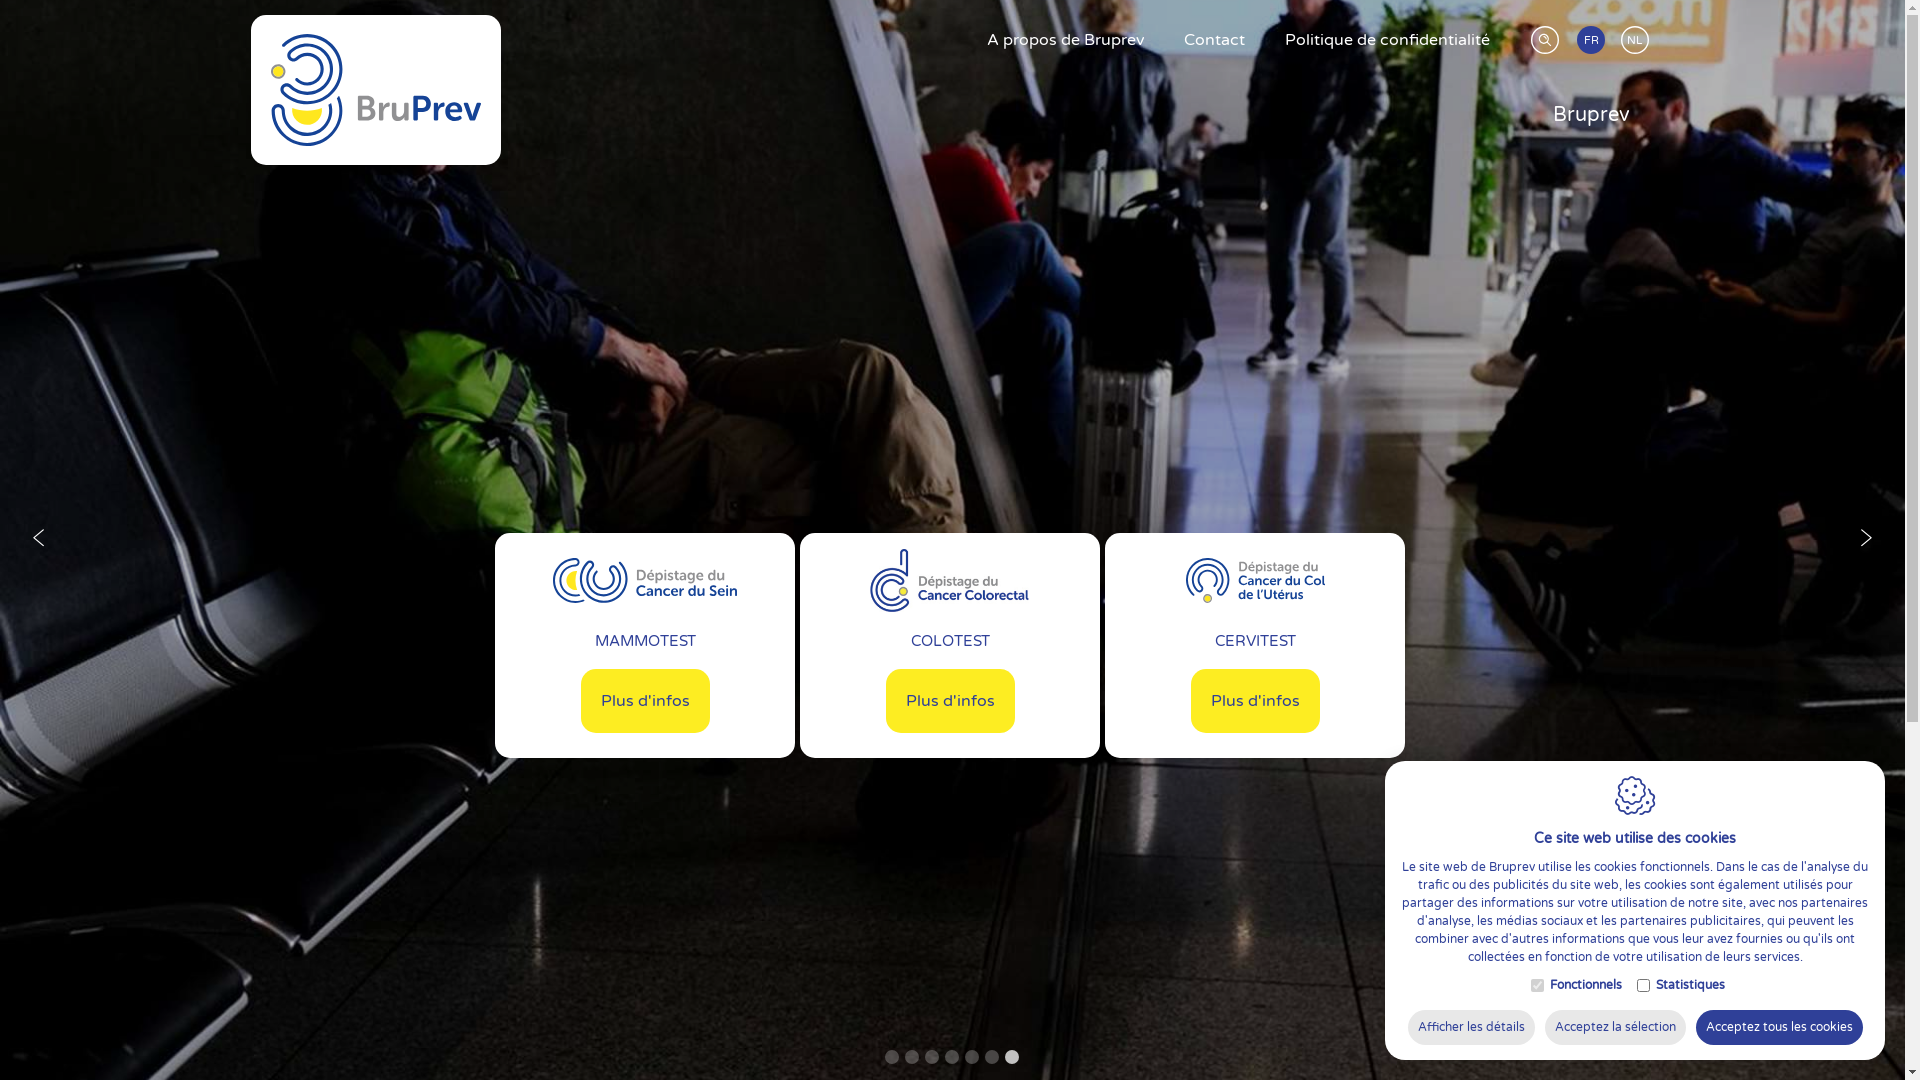  Describe the element at coordinates (1253, 645) in the screenshot. I see `'CERVITEST` at that location.